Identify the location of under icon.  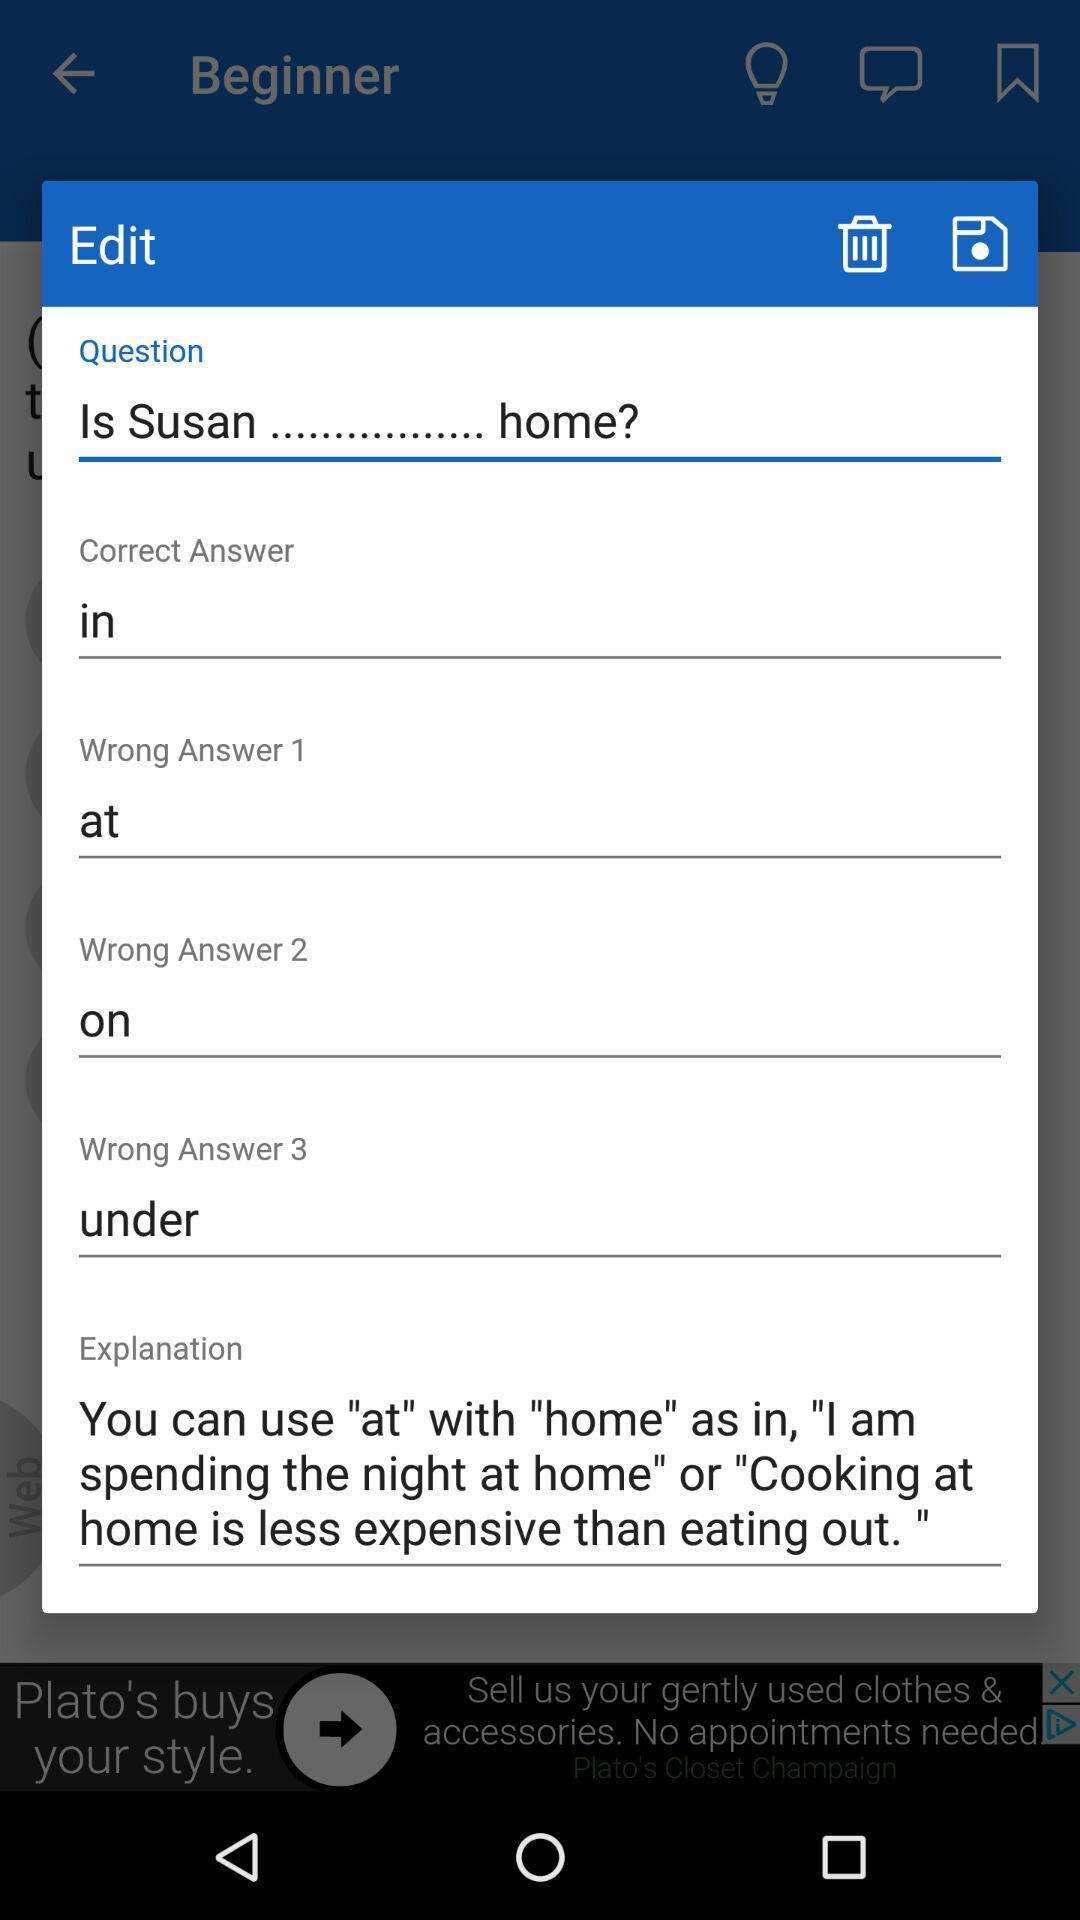
(540, 1217).